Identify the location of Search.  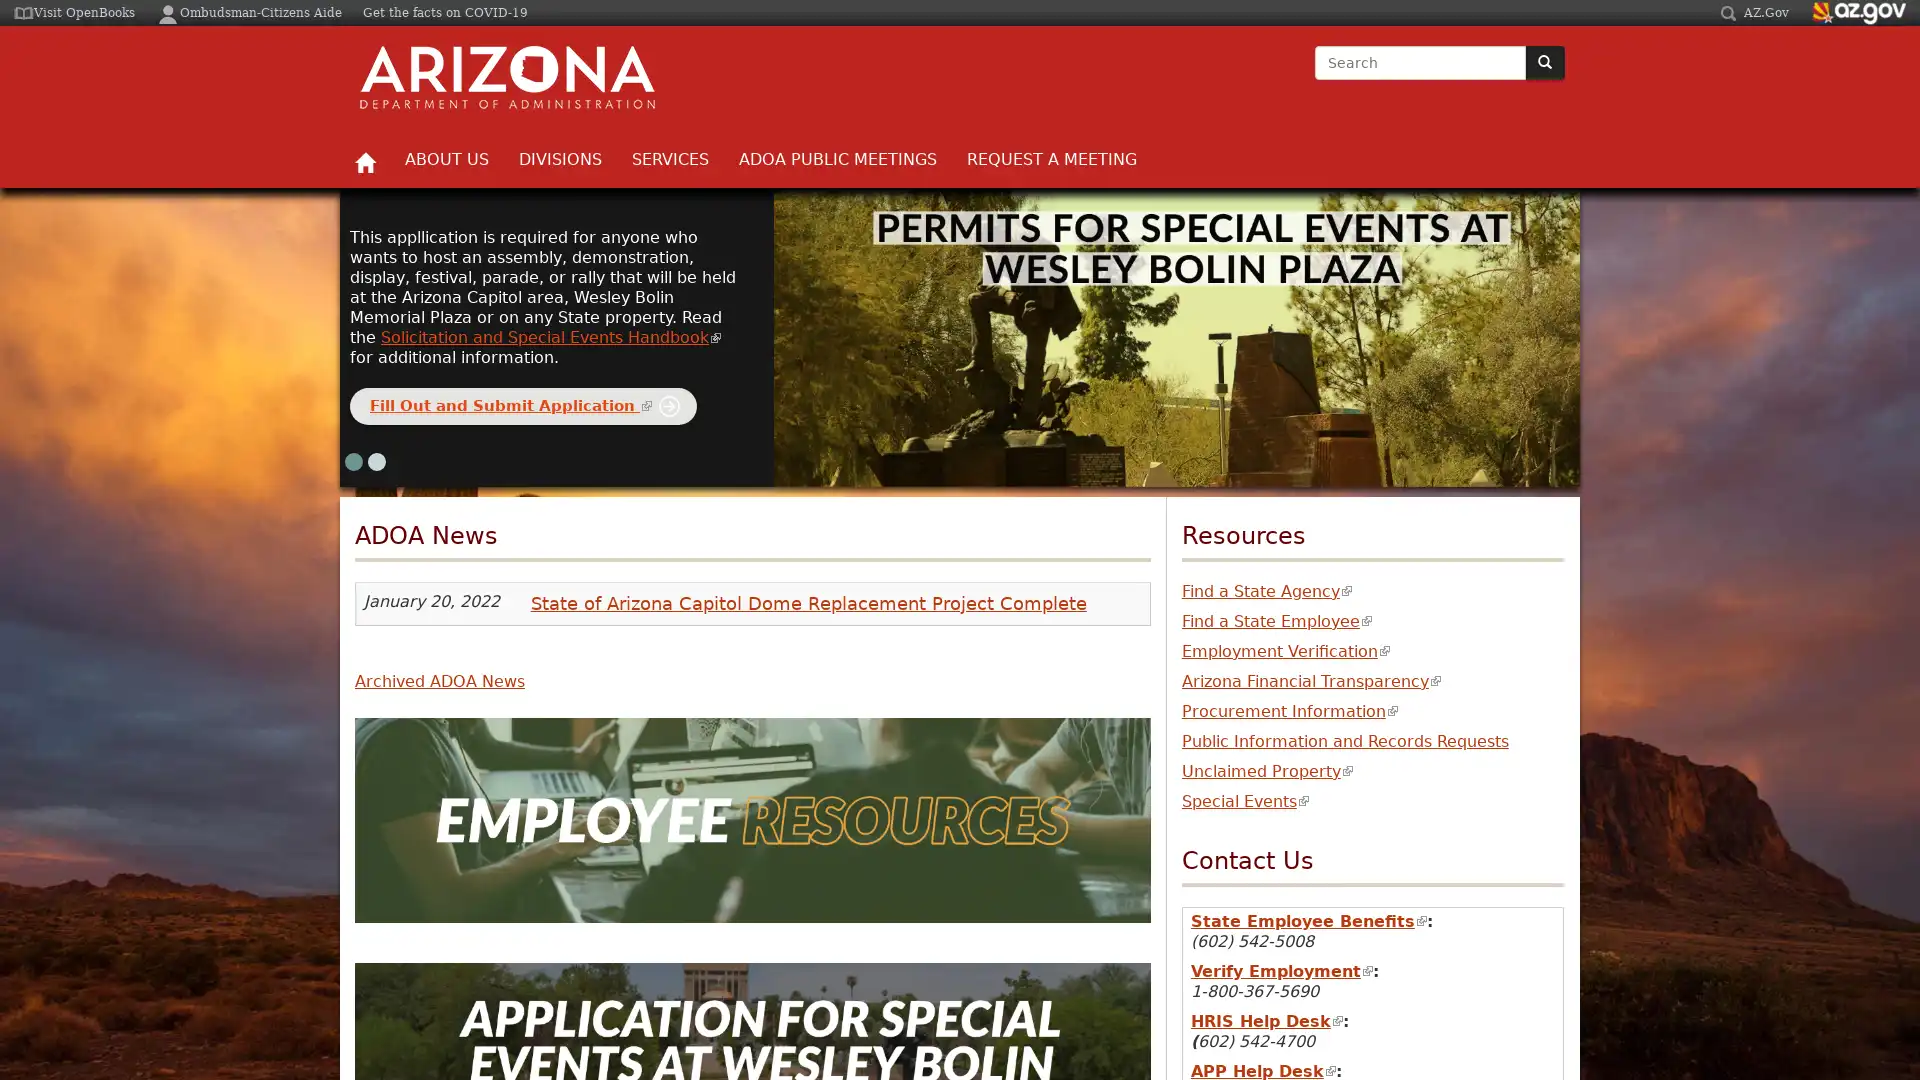
(1315, 80).